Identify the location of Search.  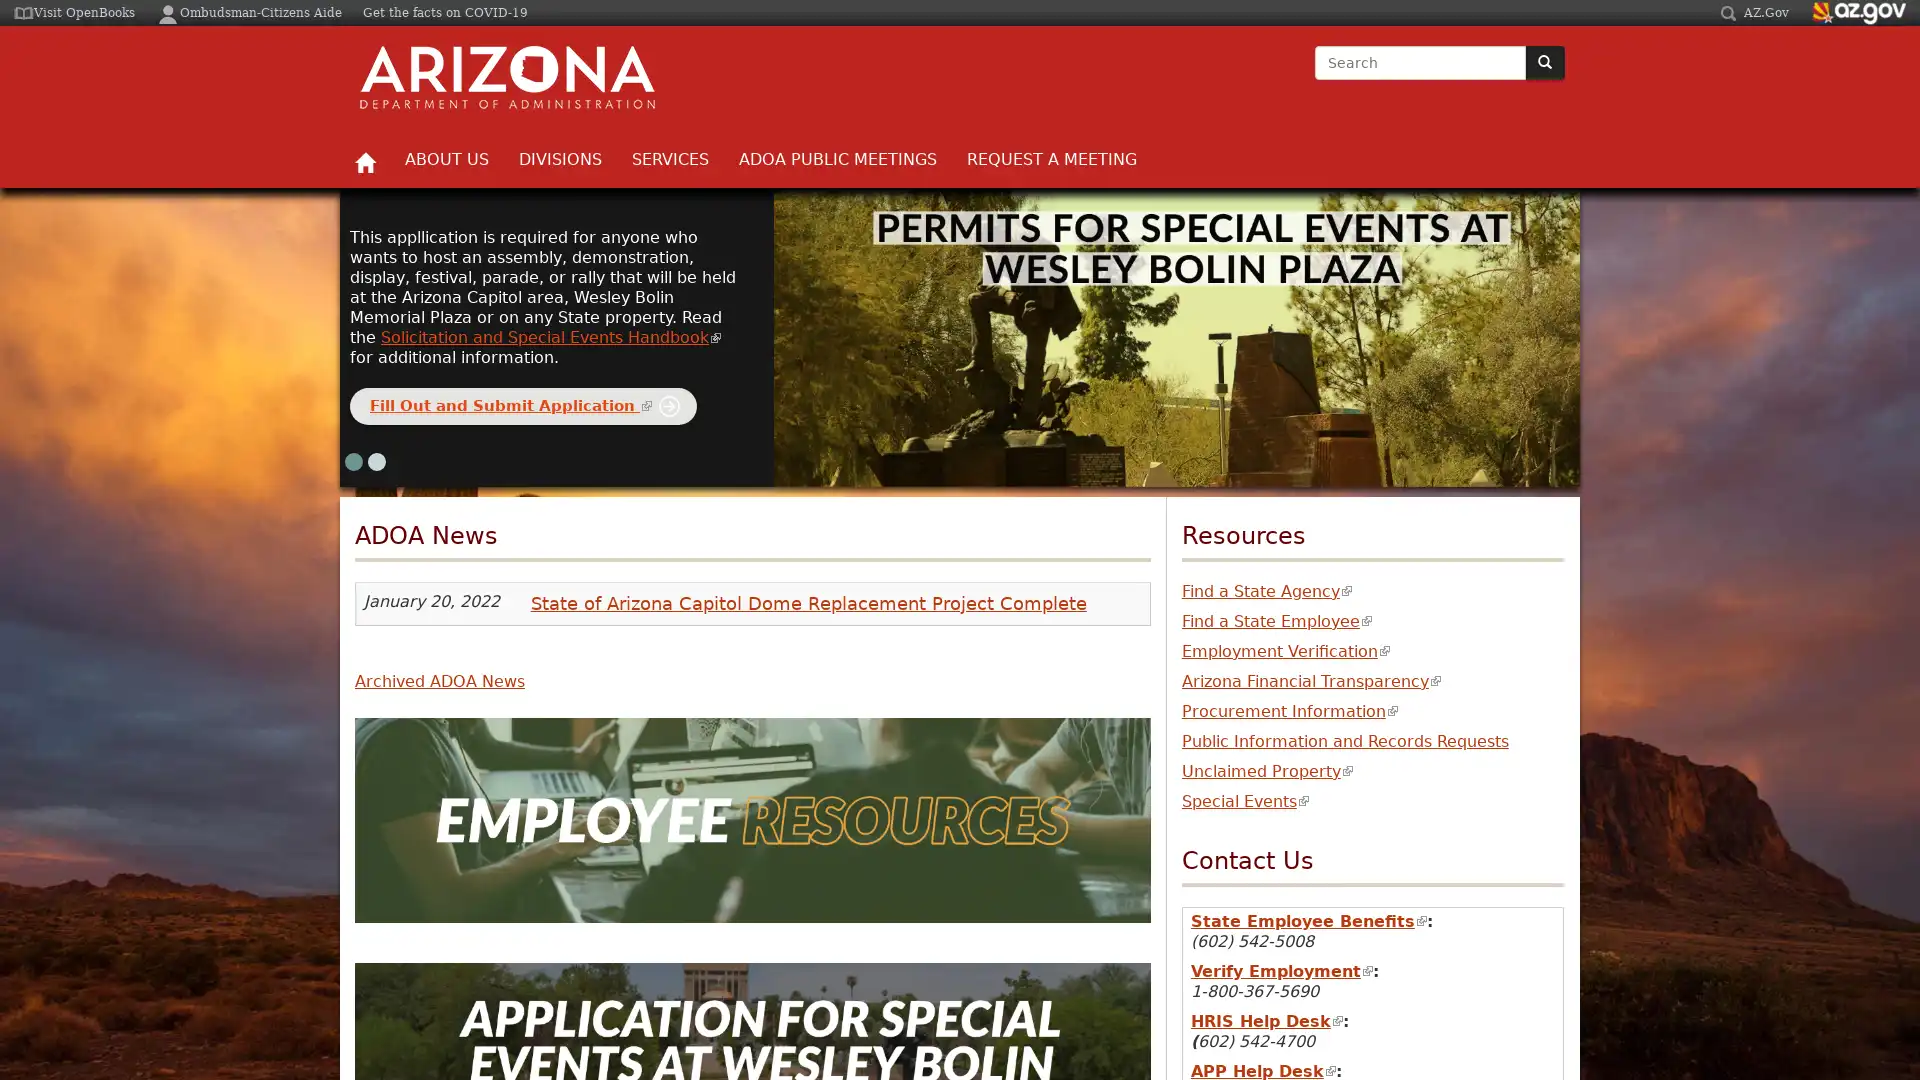
(1315, 80).